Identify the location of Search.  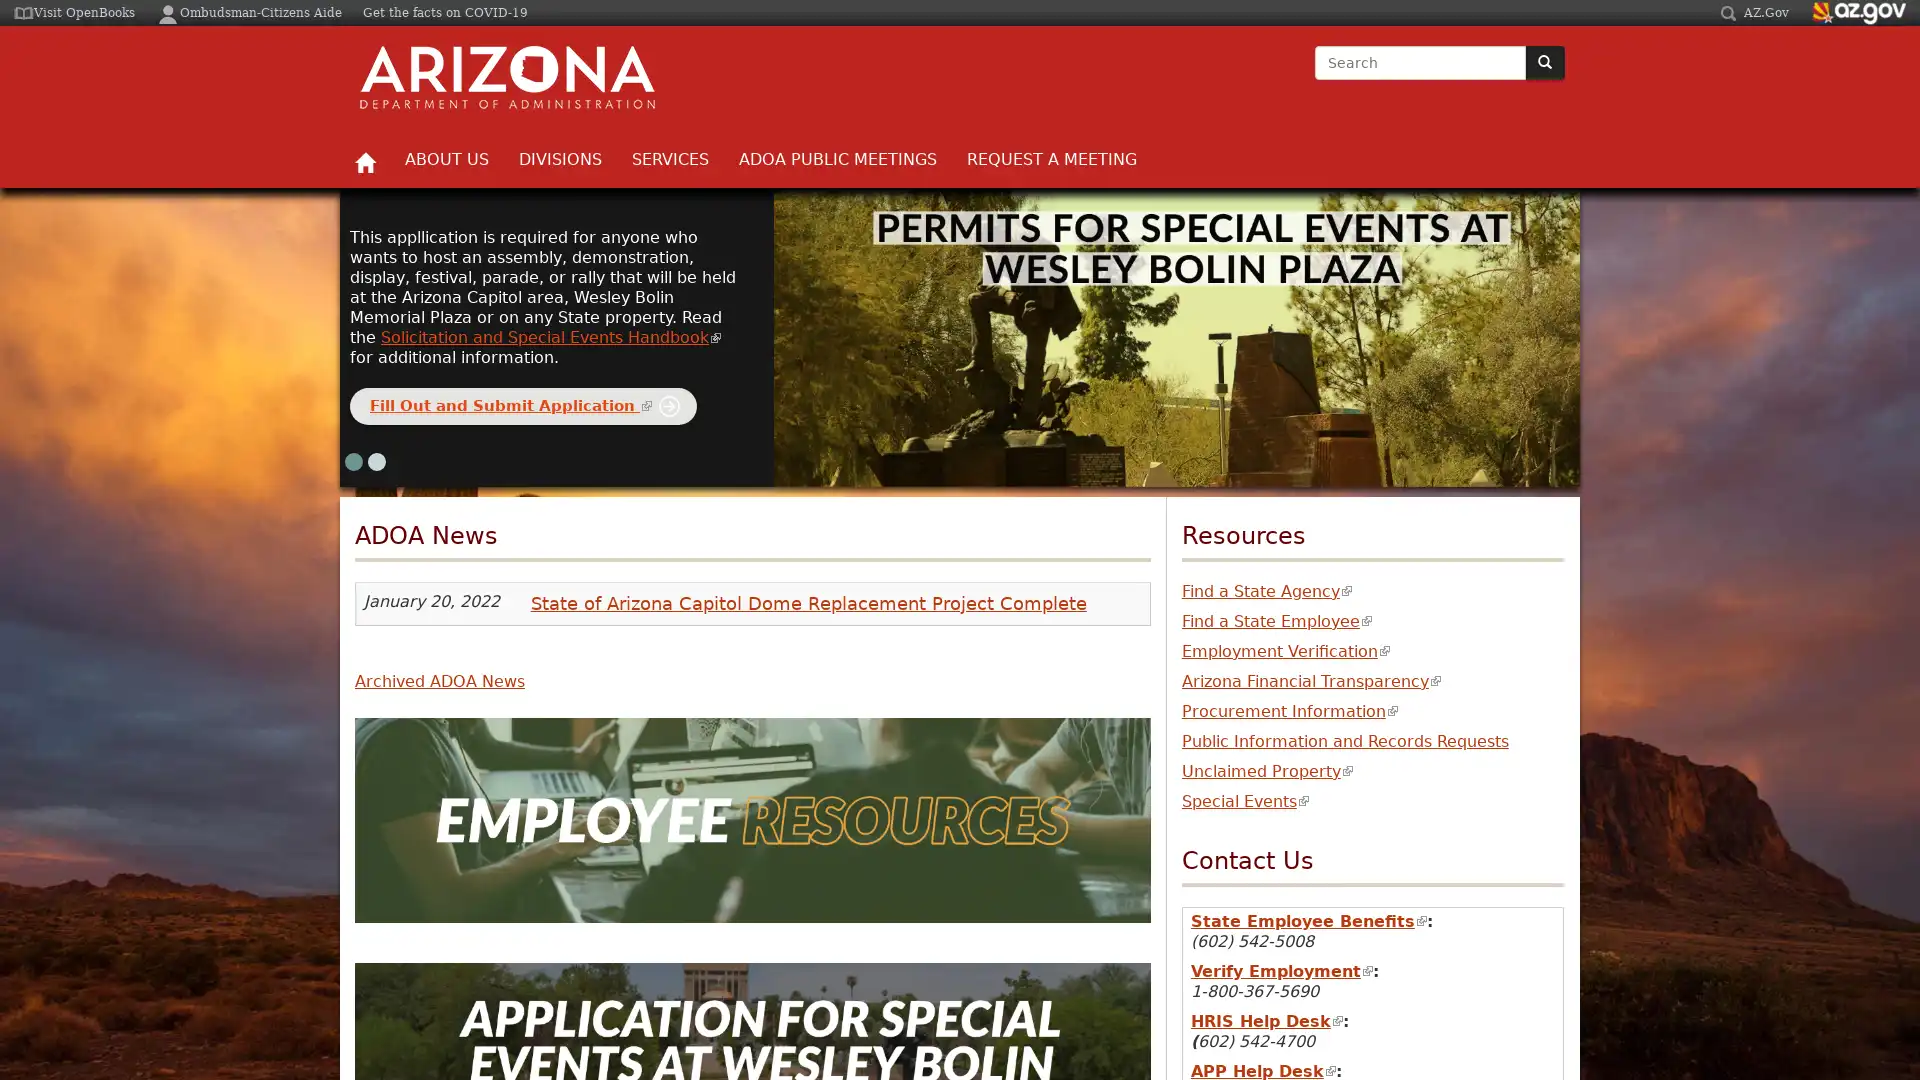
(1315, 80).